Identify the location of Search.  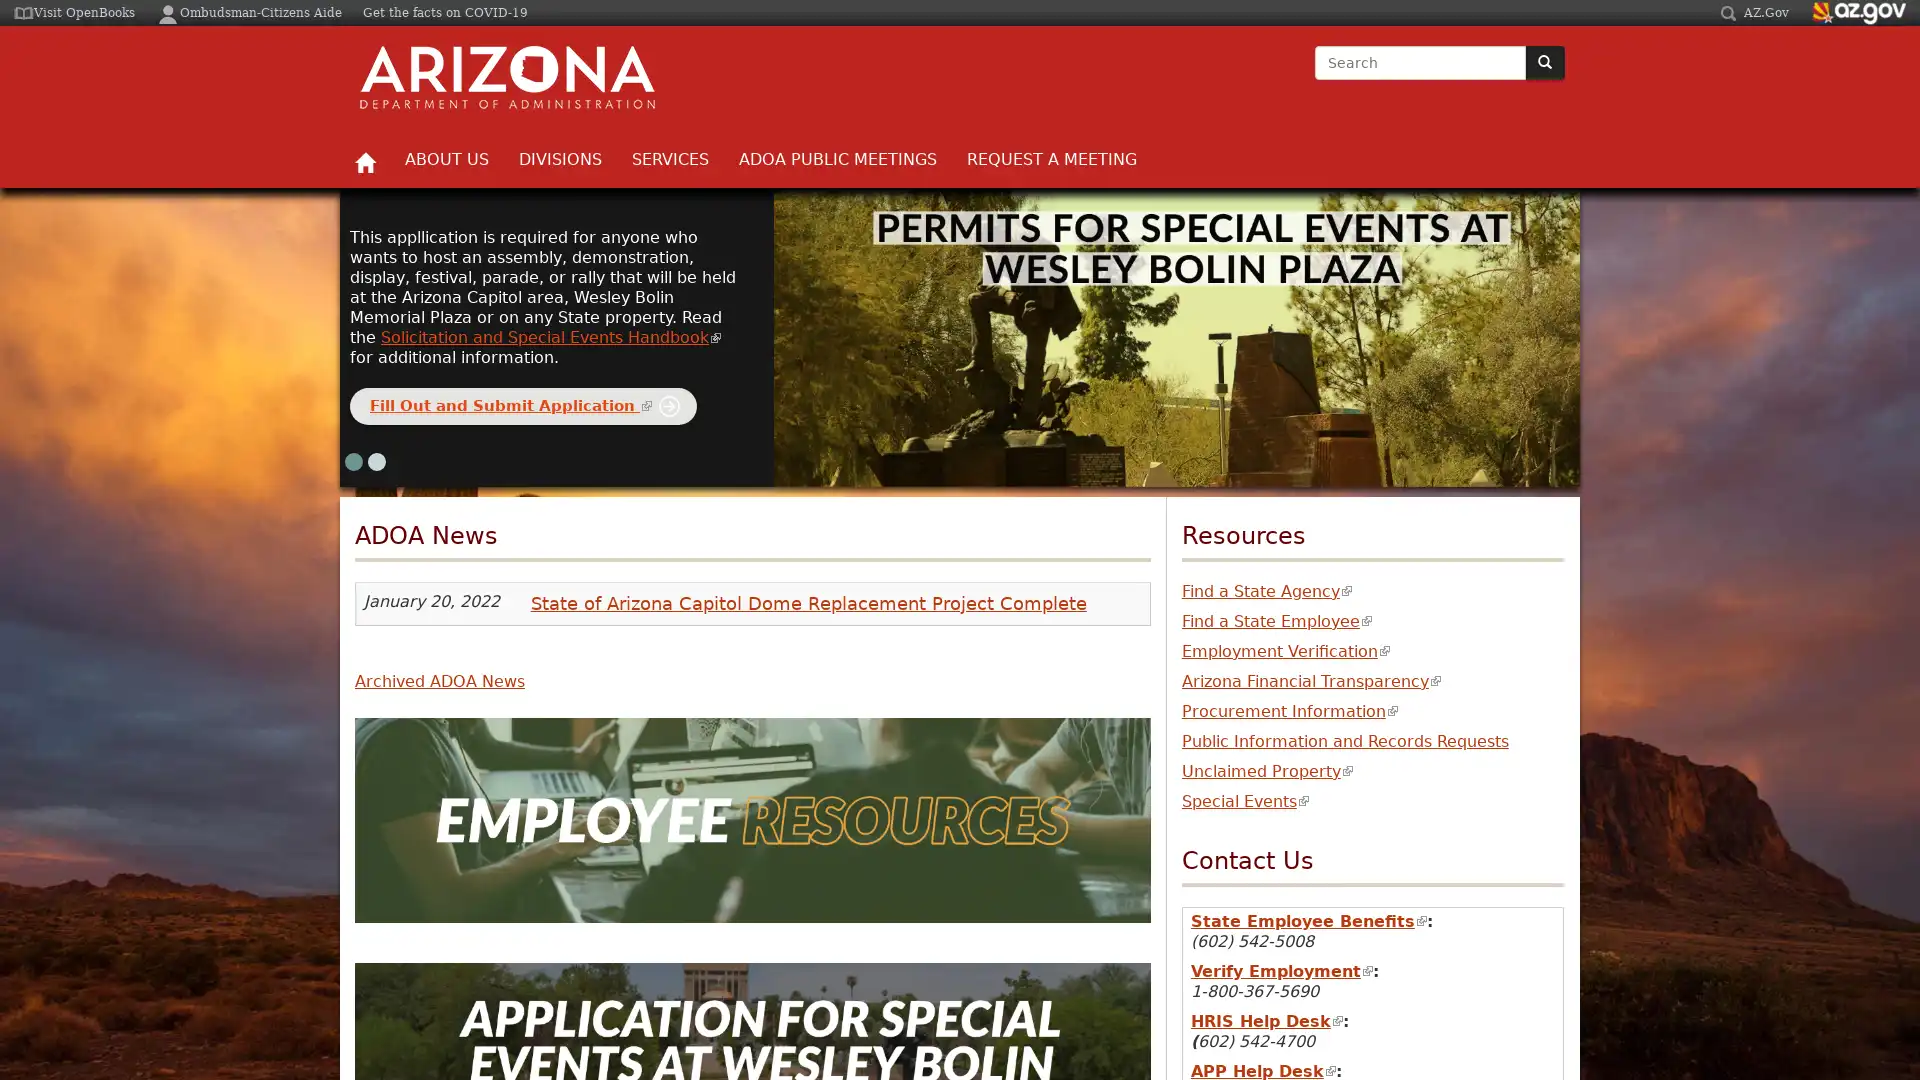
(1315, 80).